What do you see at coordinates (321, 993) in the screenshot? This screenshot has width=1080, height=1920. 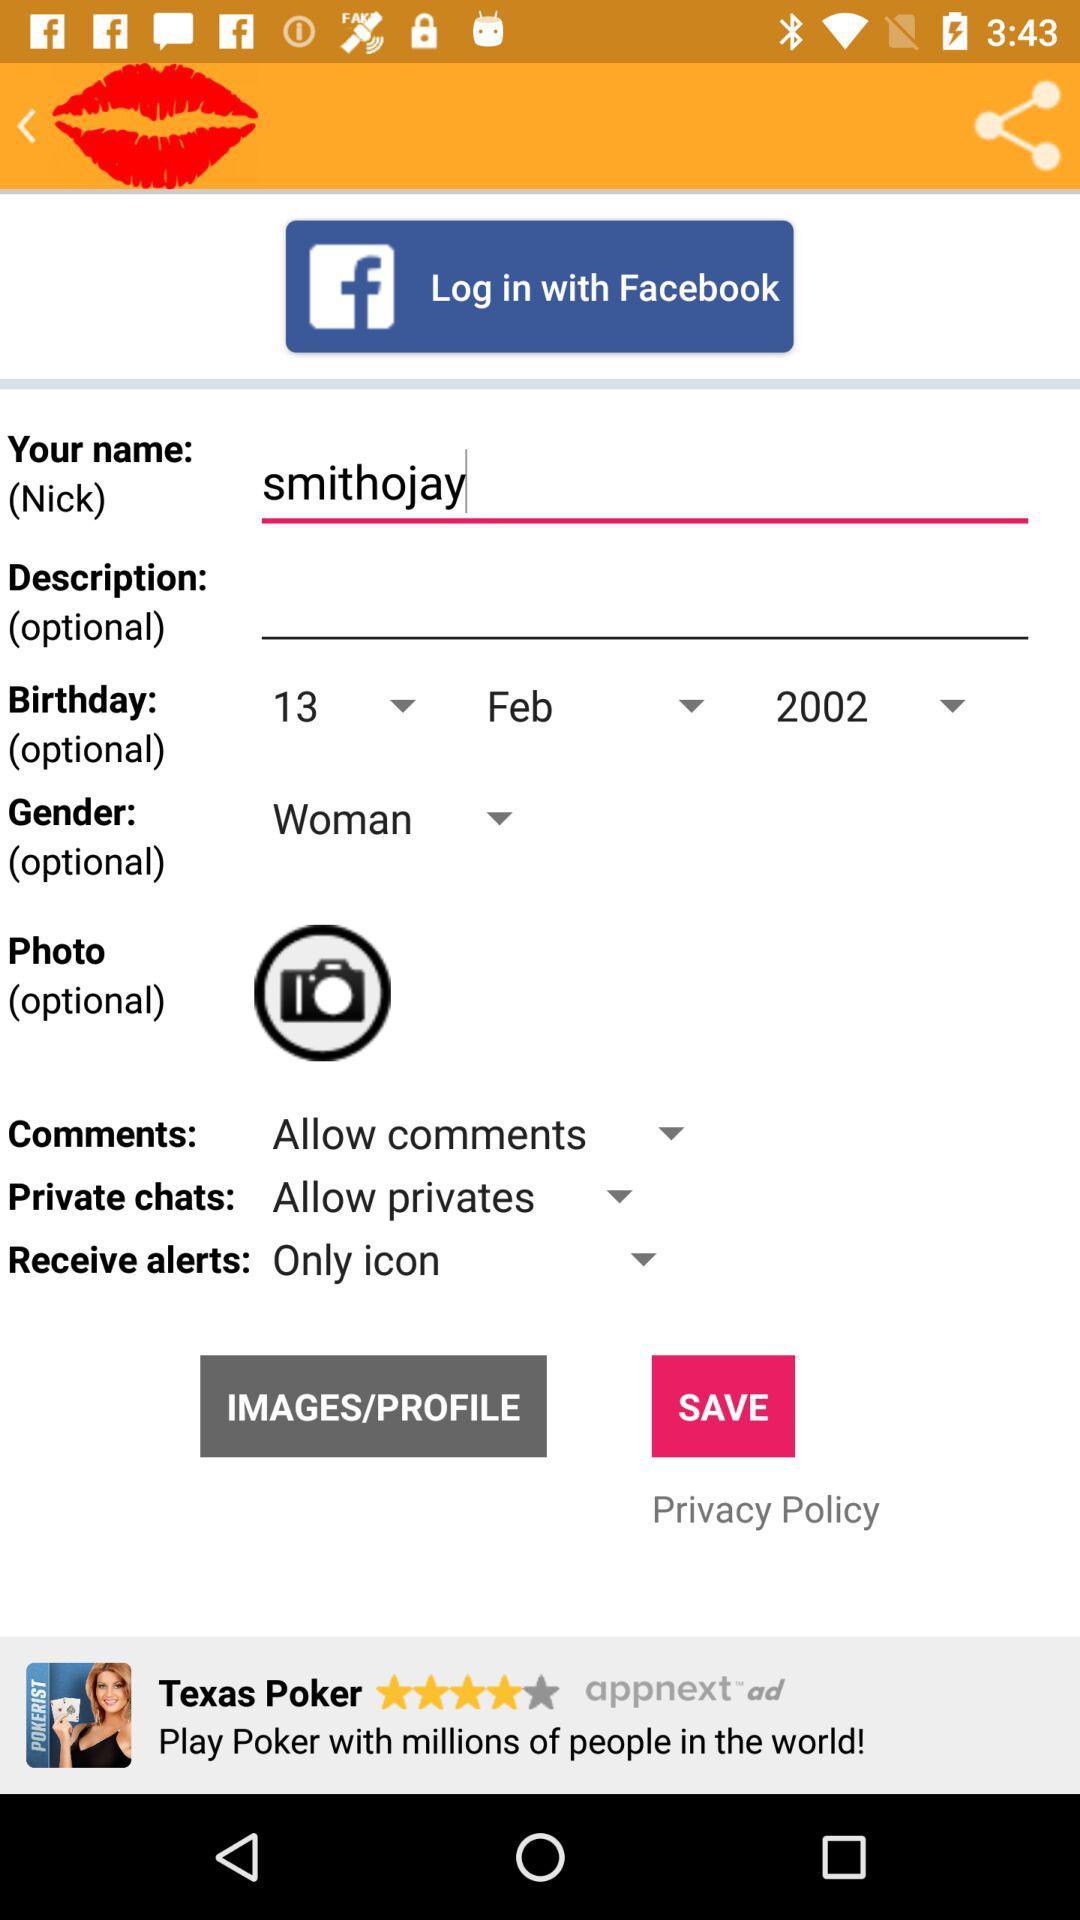 I see `click camera option` at bounding box center [321, 993].